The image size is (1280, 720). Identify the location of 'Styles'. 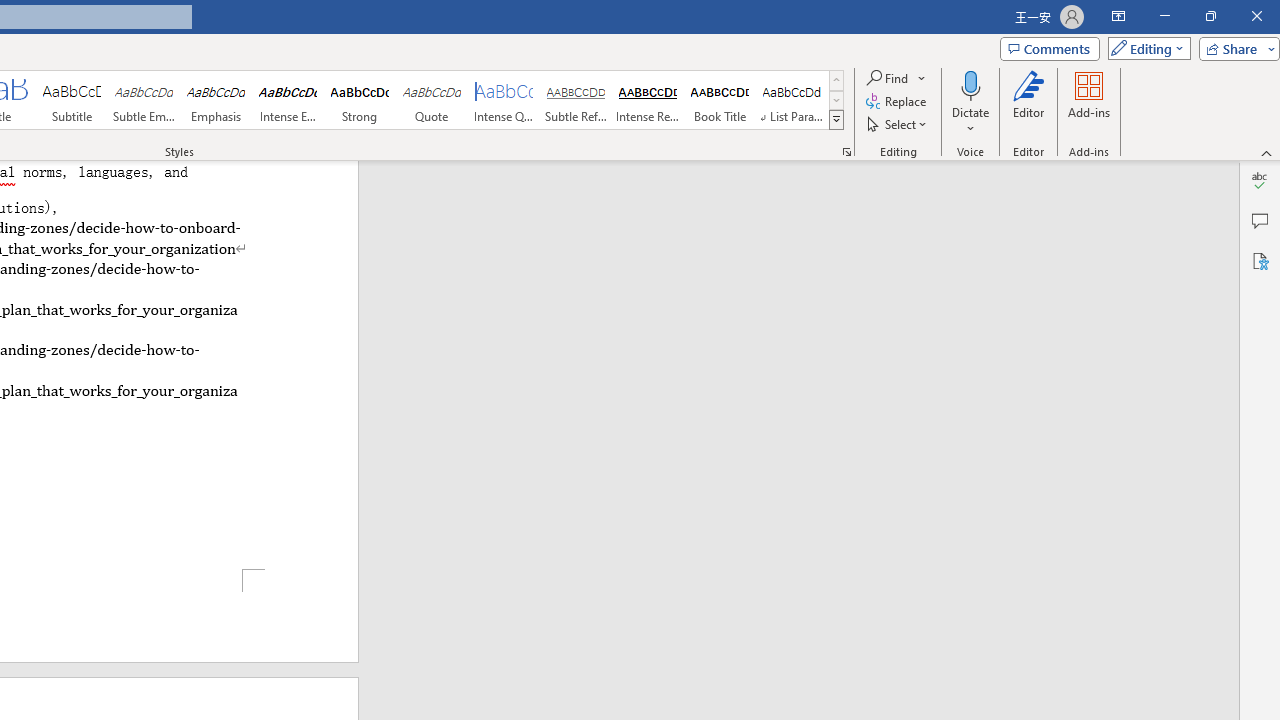
(836, 120).